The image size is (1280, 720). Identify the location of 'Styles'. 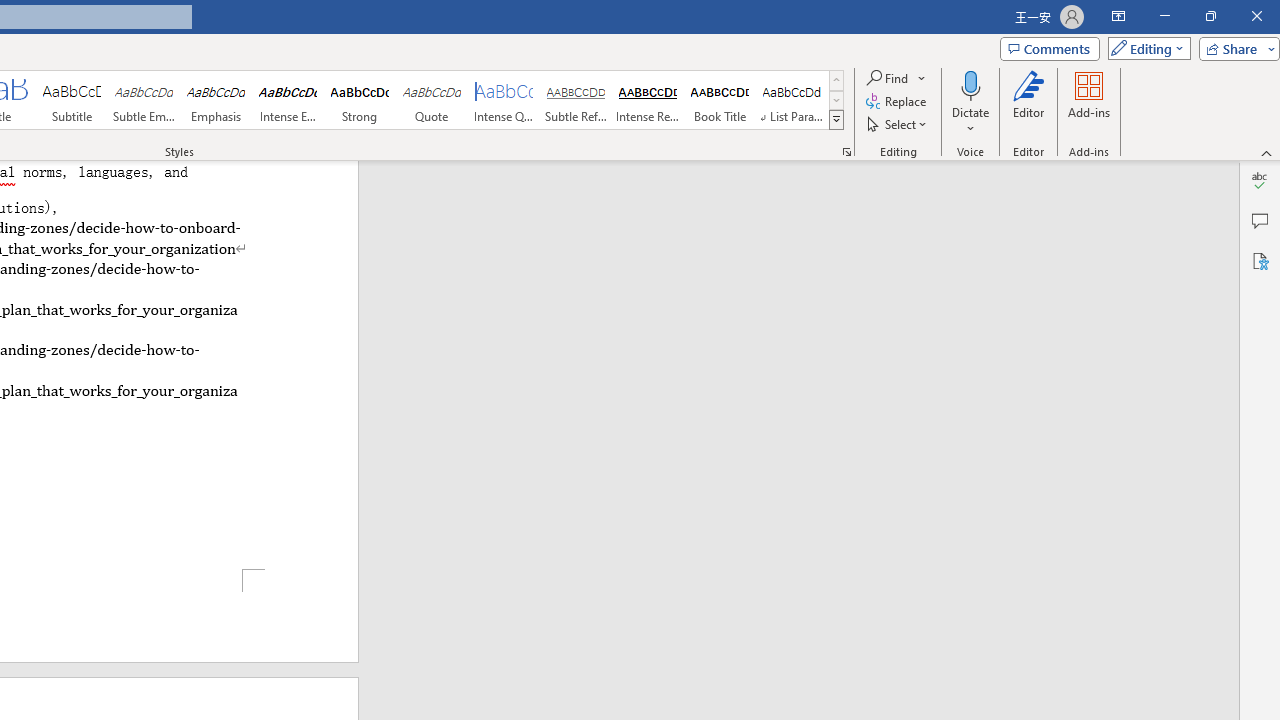
(836, 120).